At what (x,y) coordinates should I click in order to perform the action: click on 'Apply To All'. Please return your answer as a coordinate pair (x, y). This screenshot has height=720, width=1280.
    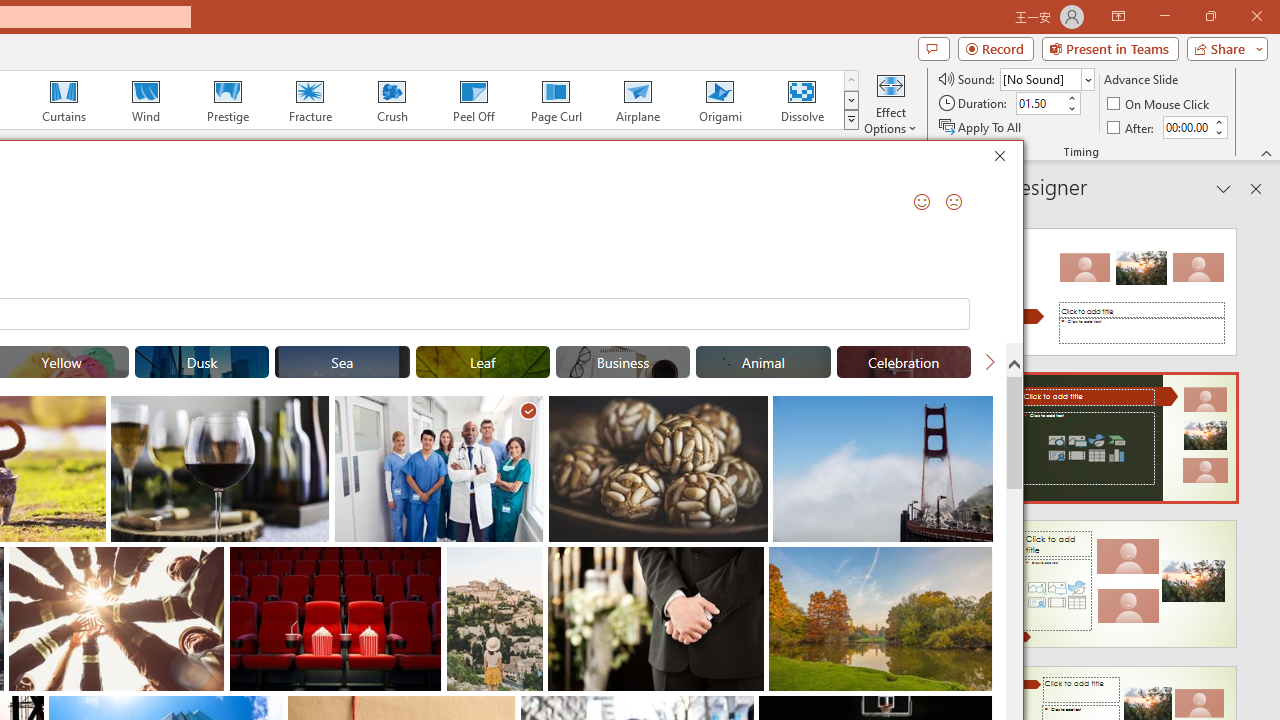
    Looking at the image, I should click on (981, 127).